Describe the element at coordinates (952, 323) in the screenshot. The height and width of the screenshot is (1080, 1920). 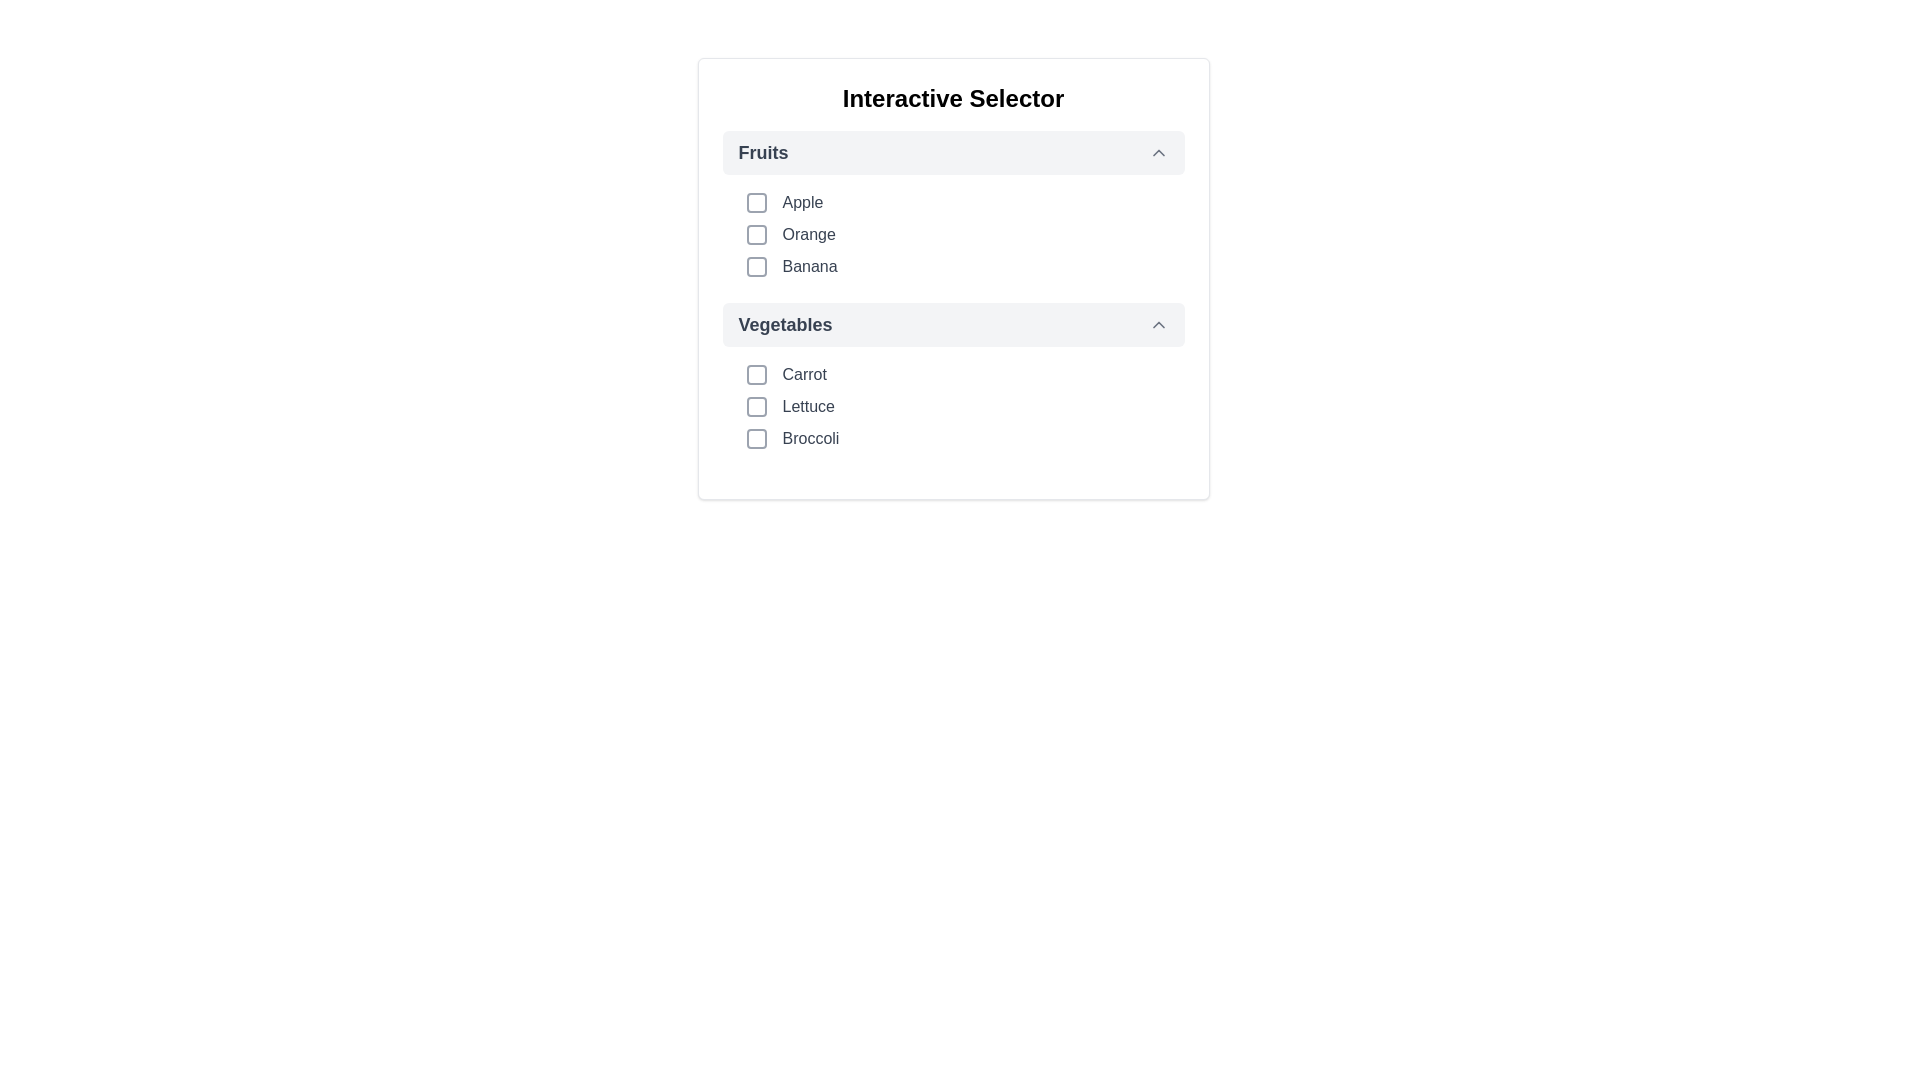
I see `the Dropdown header row for the 'Vegetables' category to enable keyboard interaction` at that location.